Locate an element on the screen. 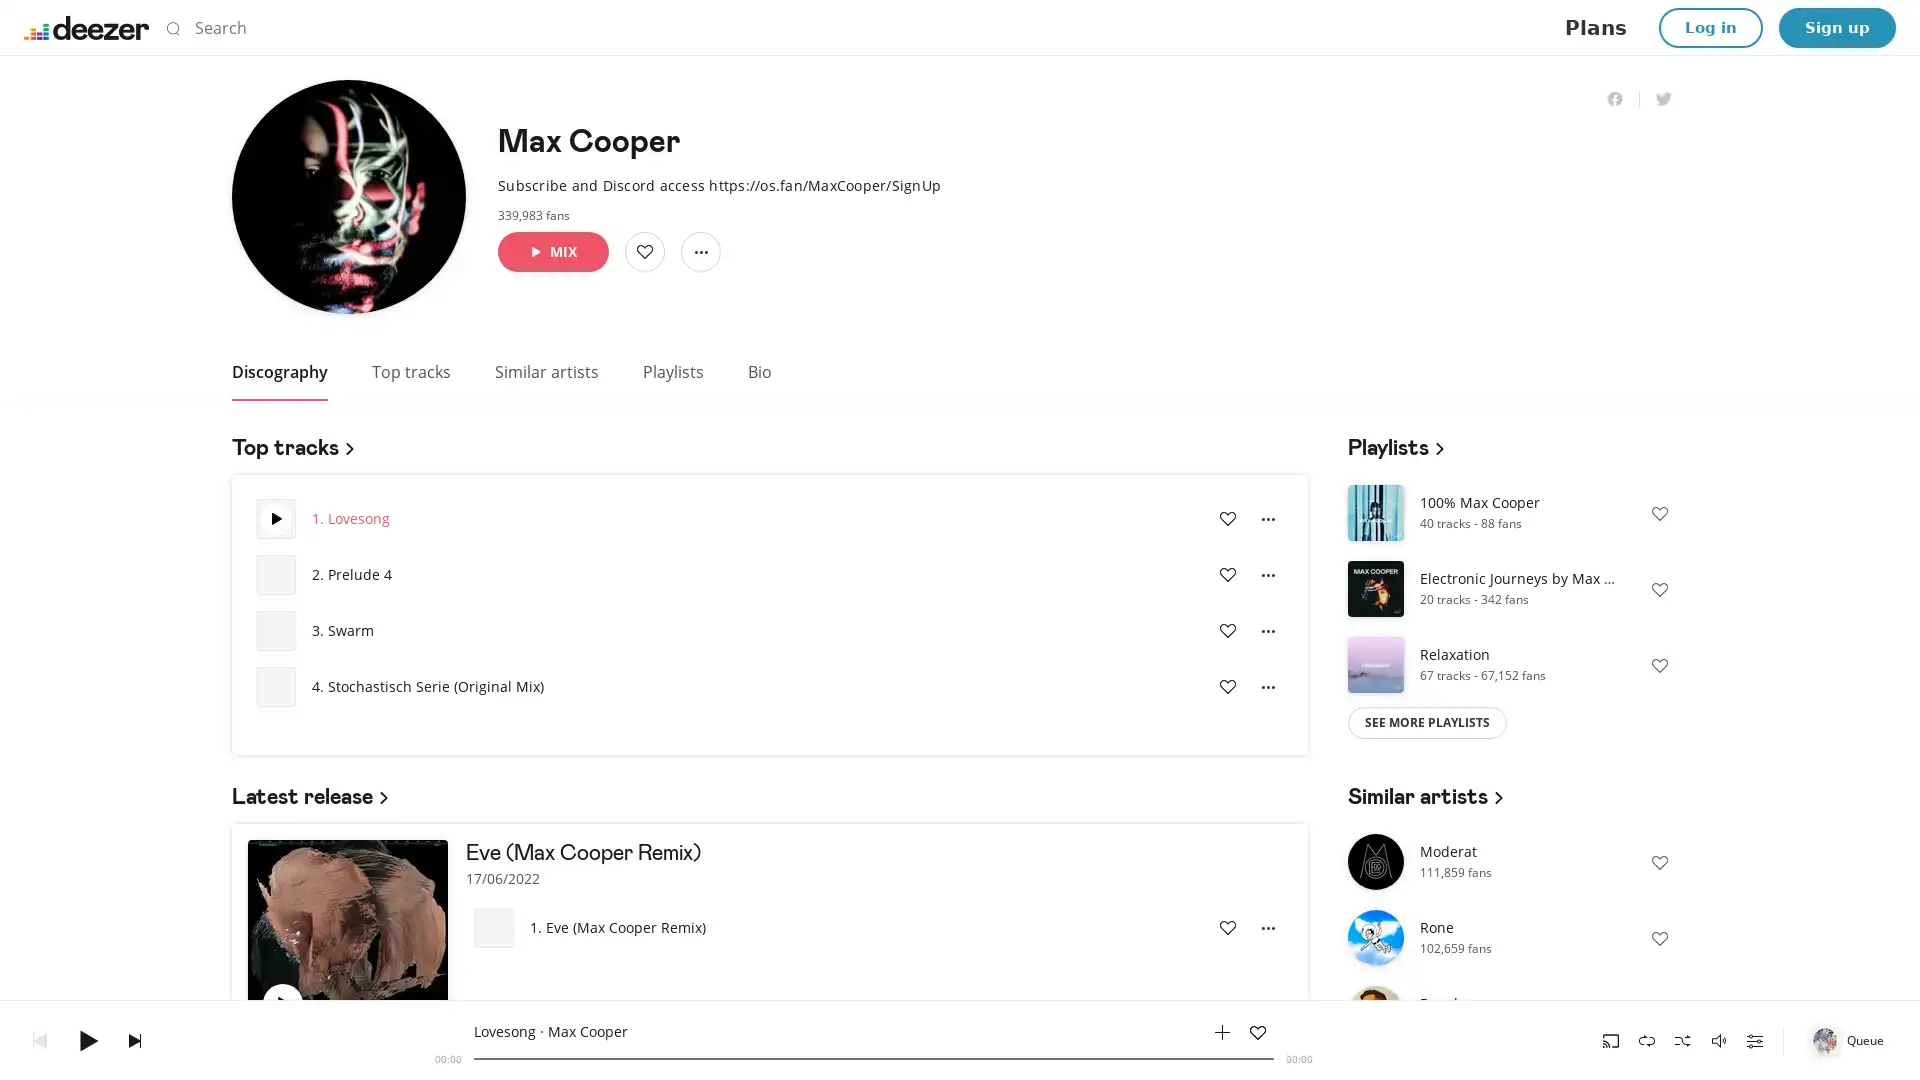 This screenshot has width=1920, height=1080. Play Eve (Max Cooper Remix) by Awe Kid is located at coordinates (494, 928).